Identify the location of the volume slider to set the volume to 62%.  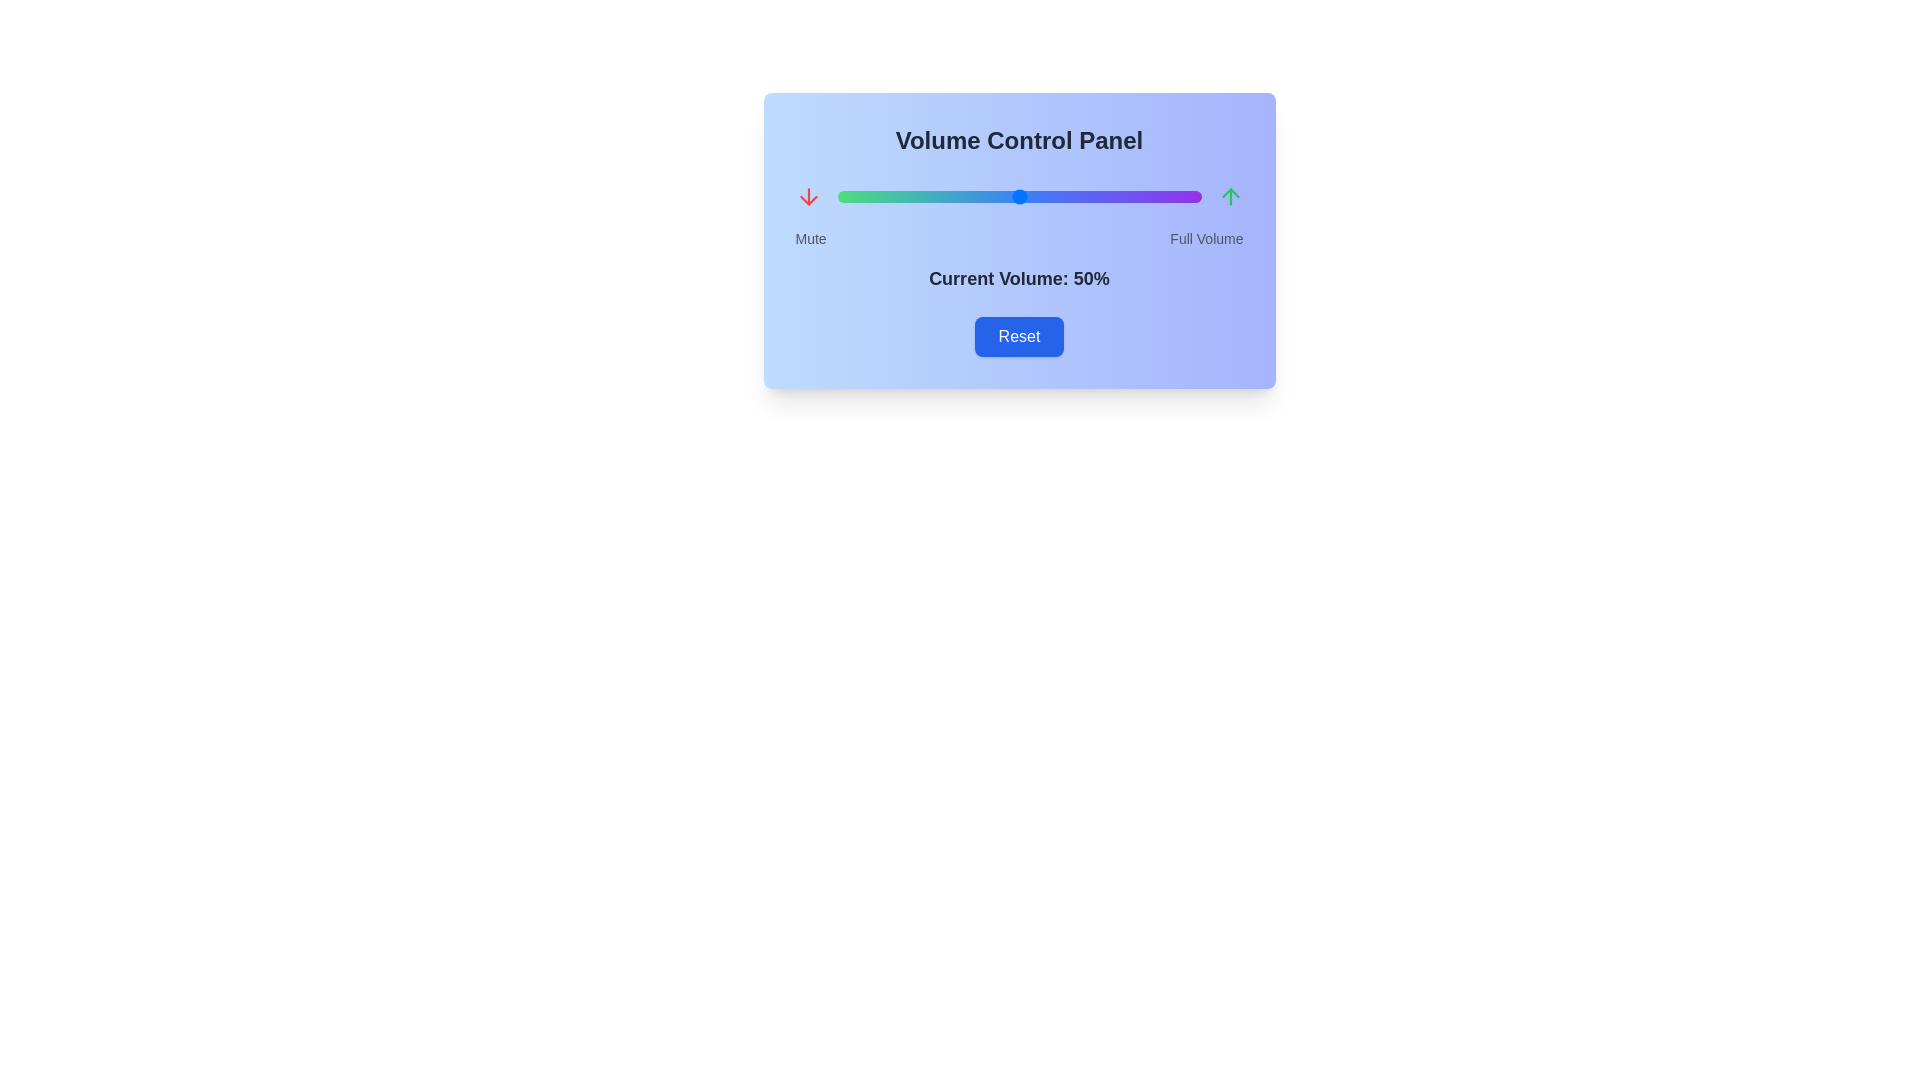
(1062, 196).